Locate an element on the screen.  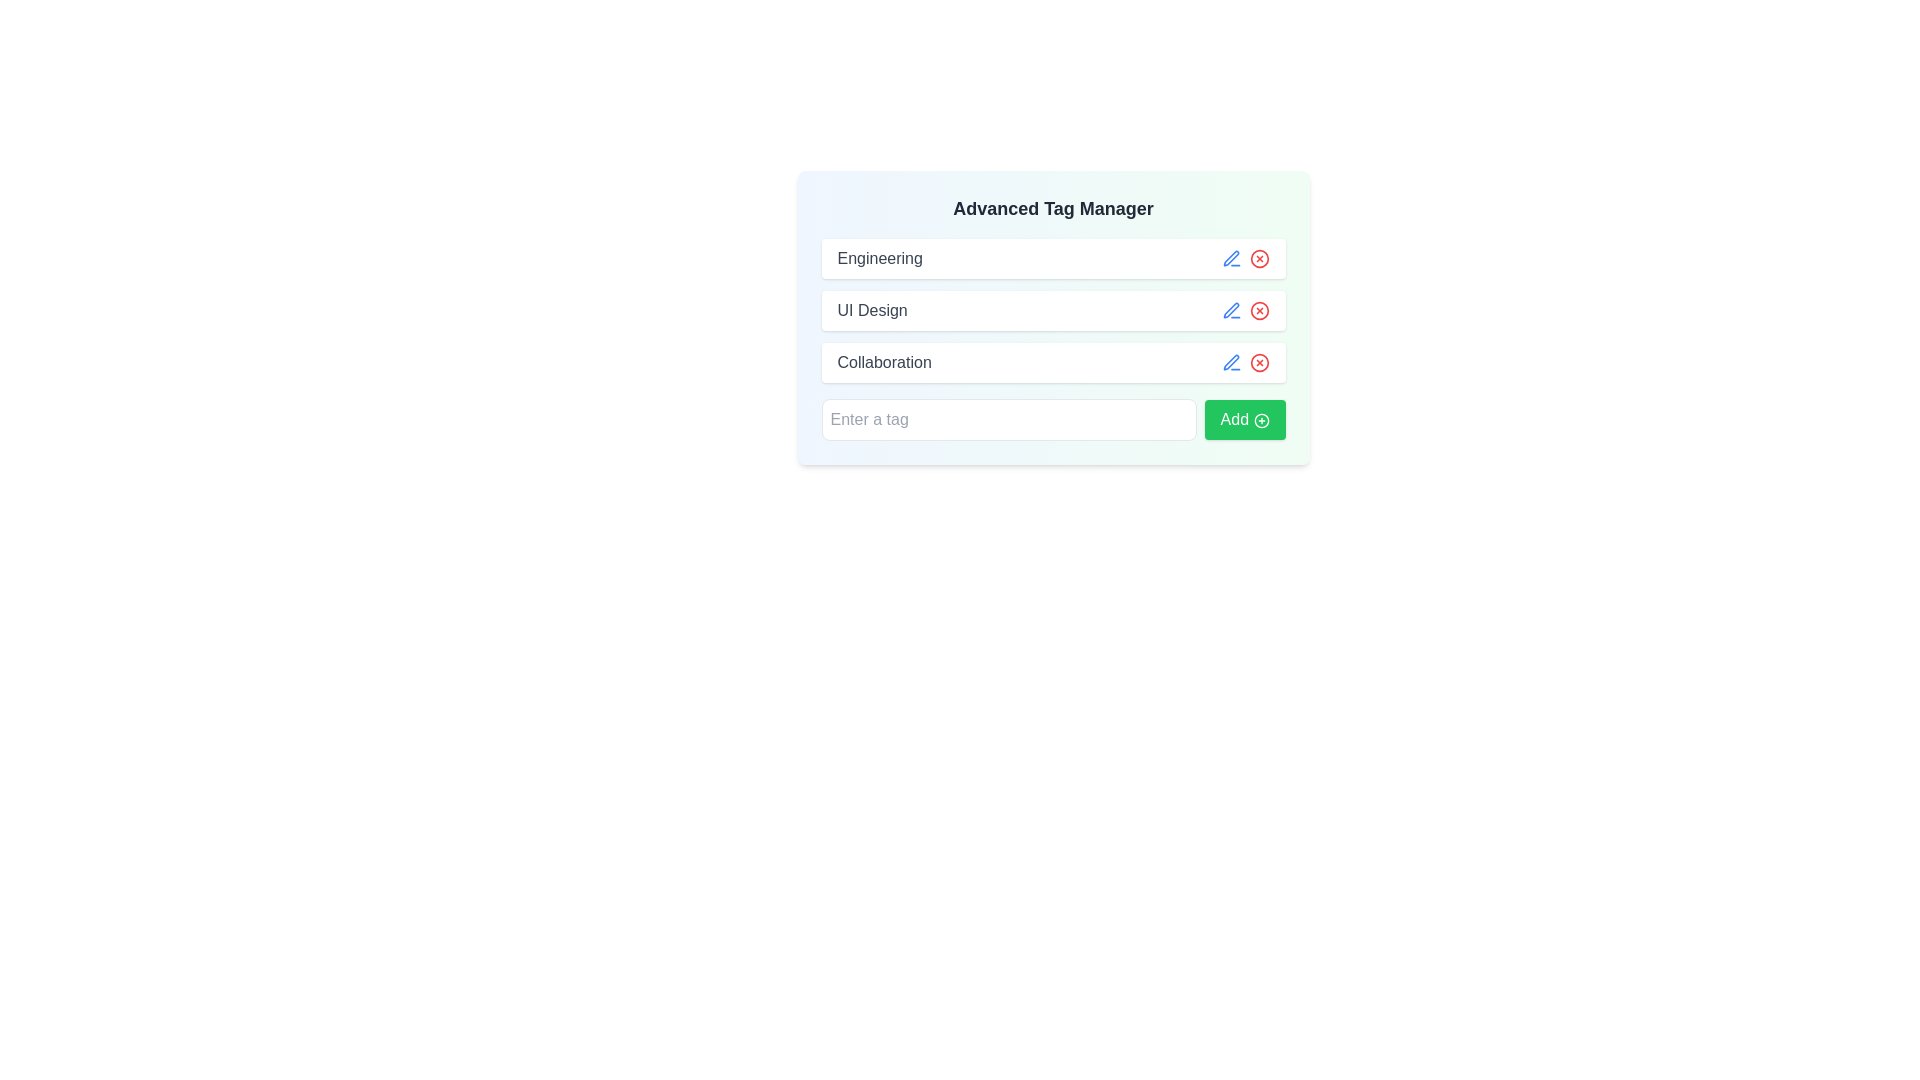
the visual representation of the circular outline in the 'Add' button icon, which is centrally positioned within the button in the 'Advanced Tag Manager' interface is located at coordinates (1260, 419).